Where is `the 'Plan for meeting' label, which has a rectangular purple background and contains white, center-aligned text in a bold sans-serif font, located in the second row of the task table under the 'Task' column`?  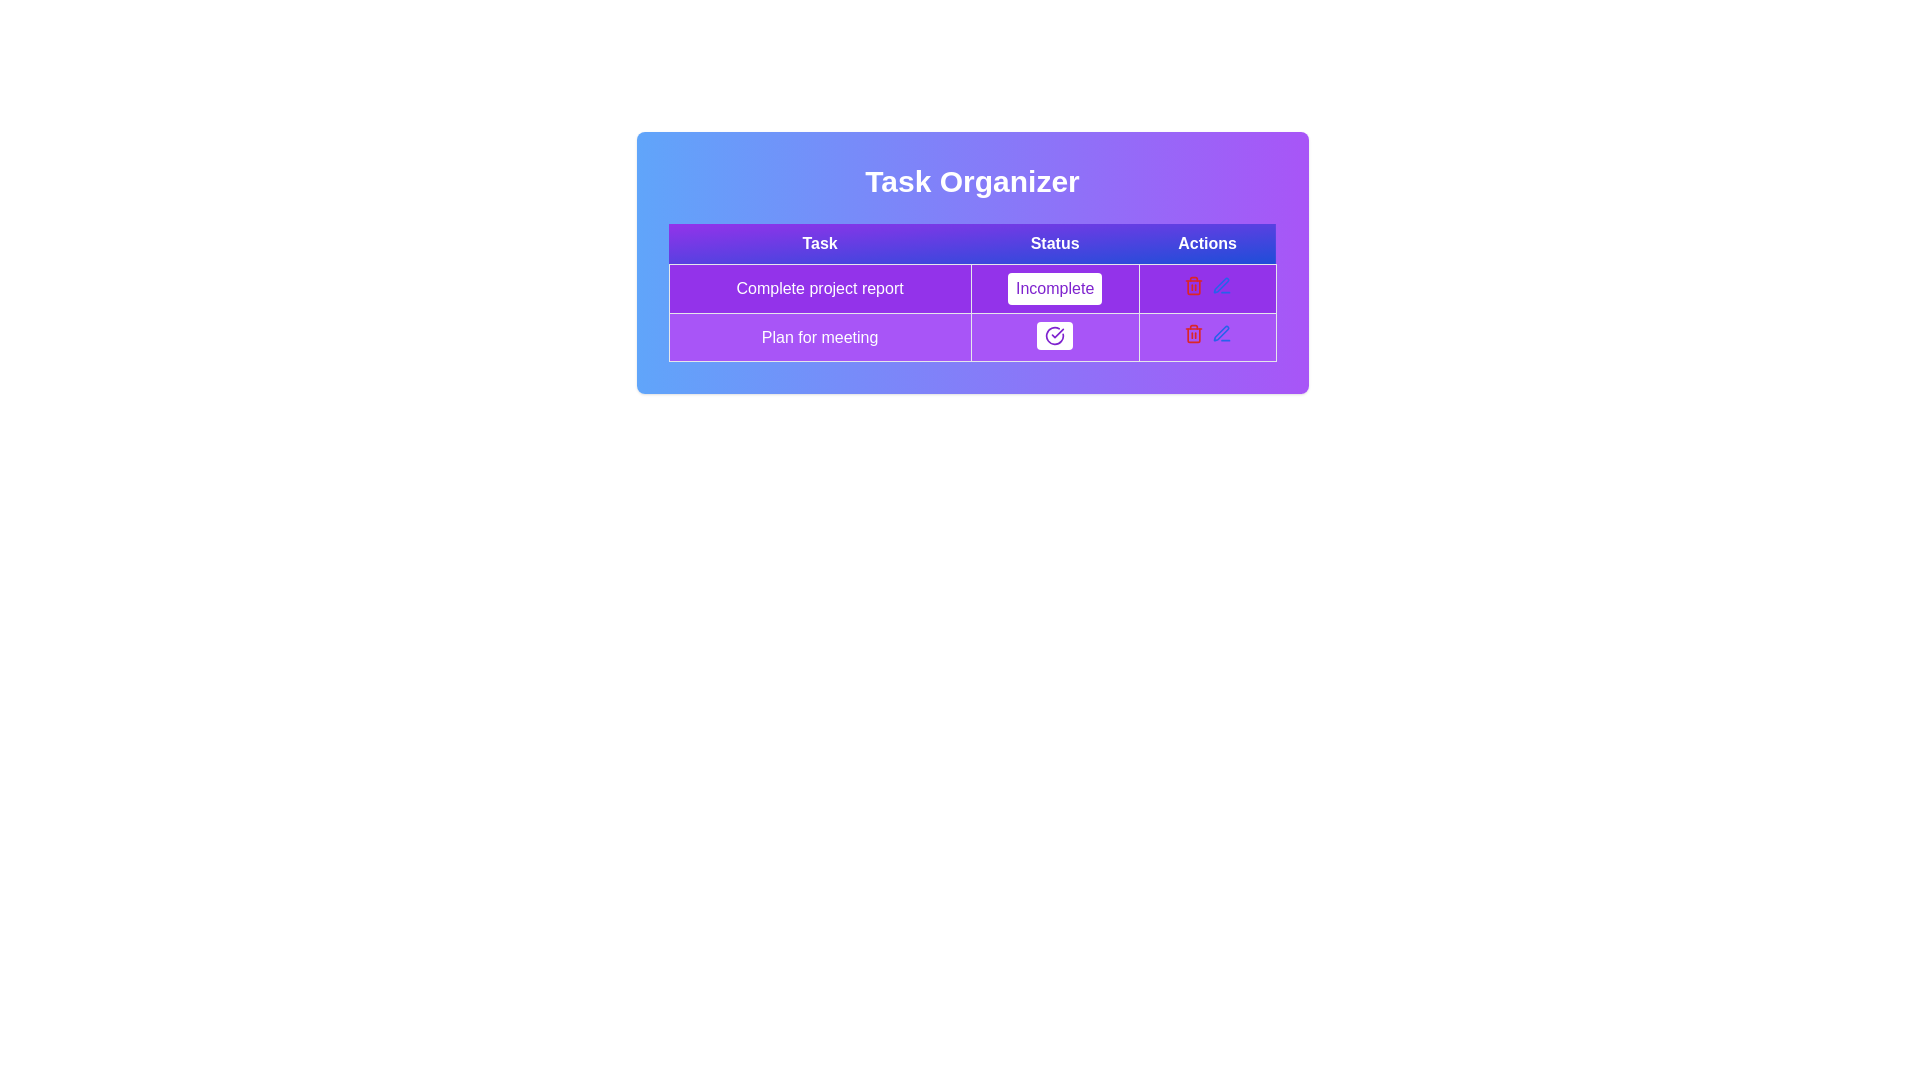
the 'Plan for meeting' label, which has a rectangular purple background and contains white, center-aligned text in a bold sans-serif font, located in the second row of the task table under the 'Task' column is located at coordinates (820, 336).